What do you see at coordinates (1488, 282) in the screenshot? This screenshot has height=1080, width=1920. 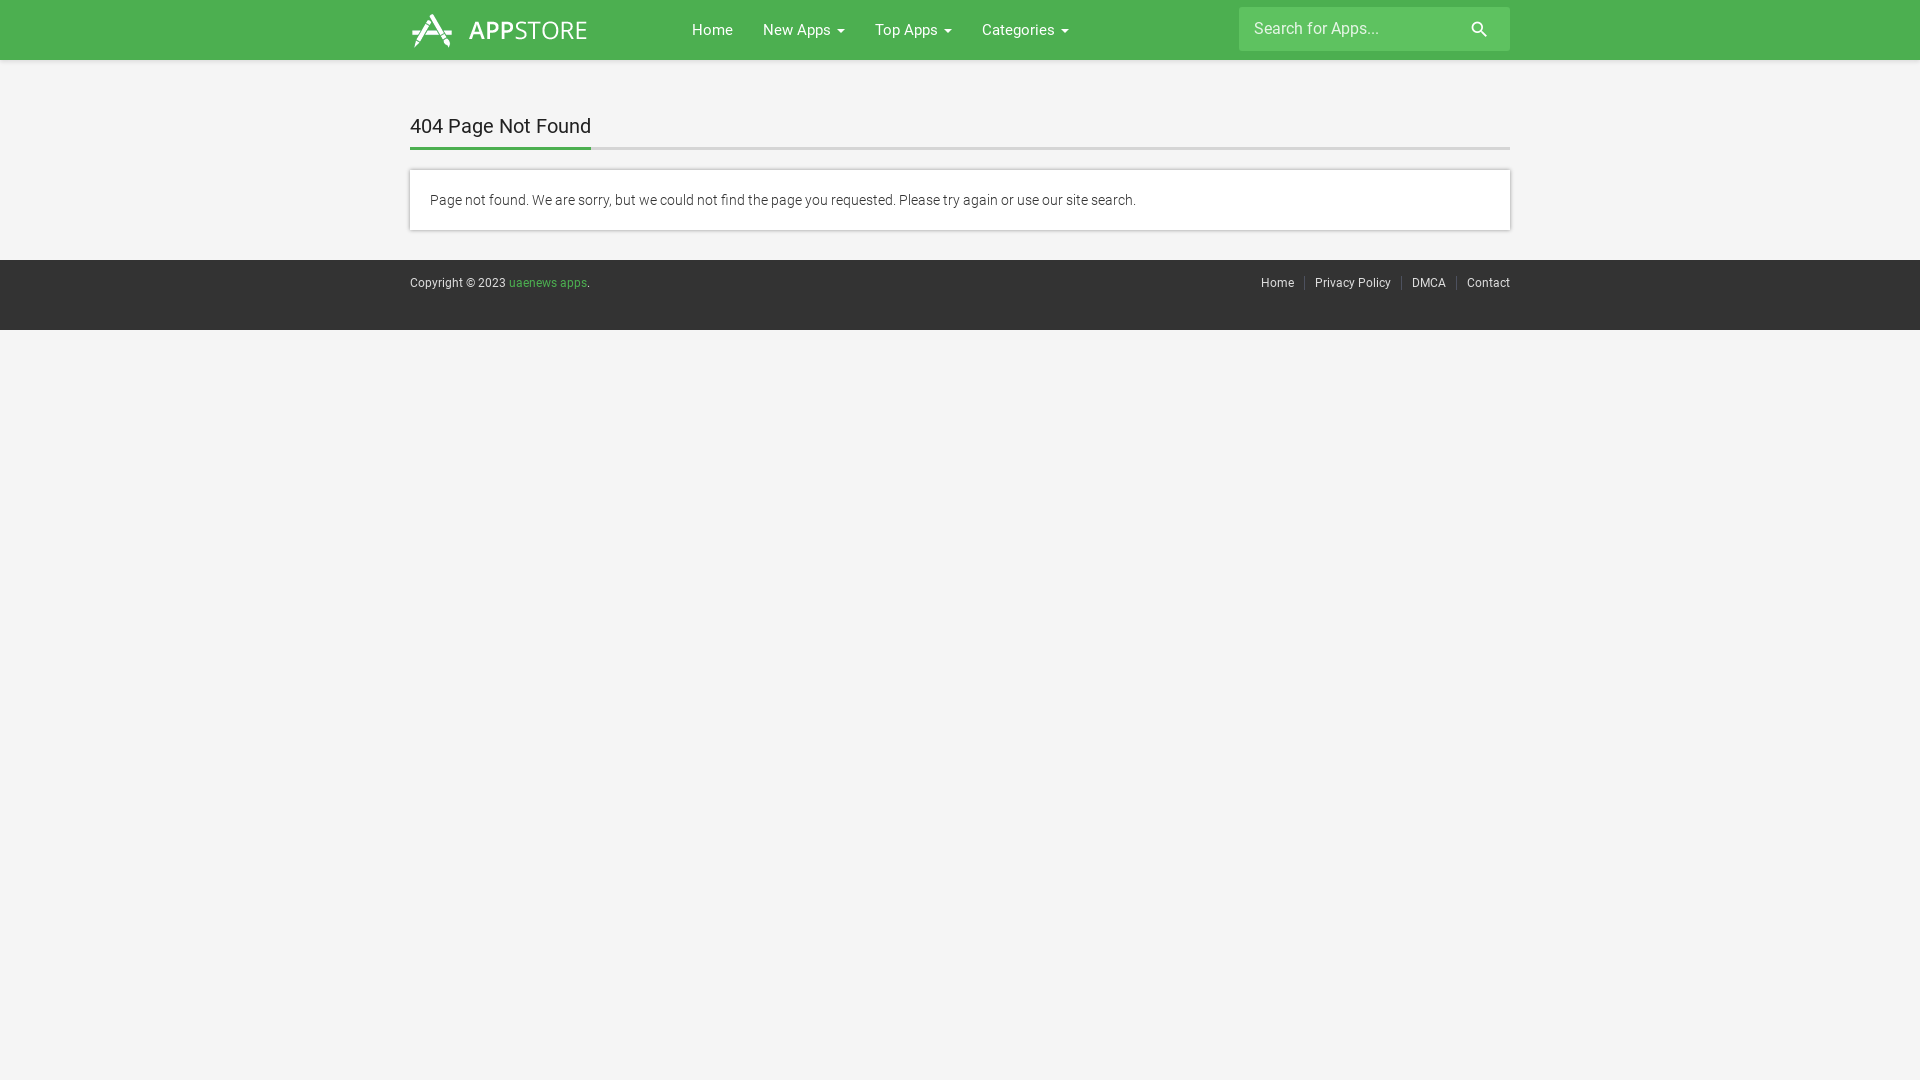 I see `'Contact'` at bounding box center [1488, 282].